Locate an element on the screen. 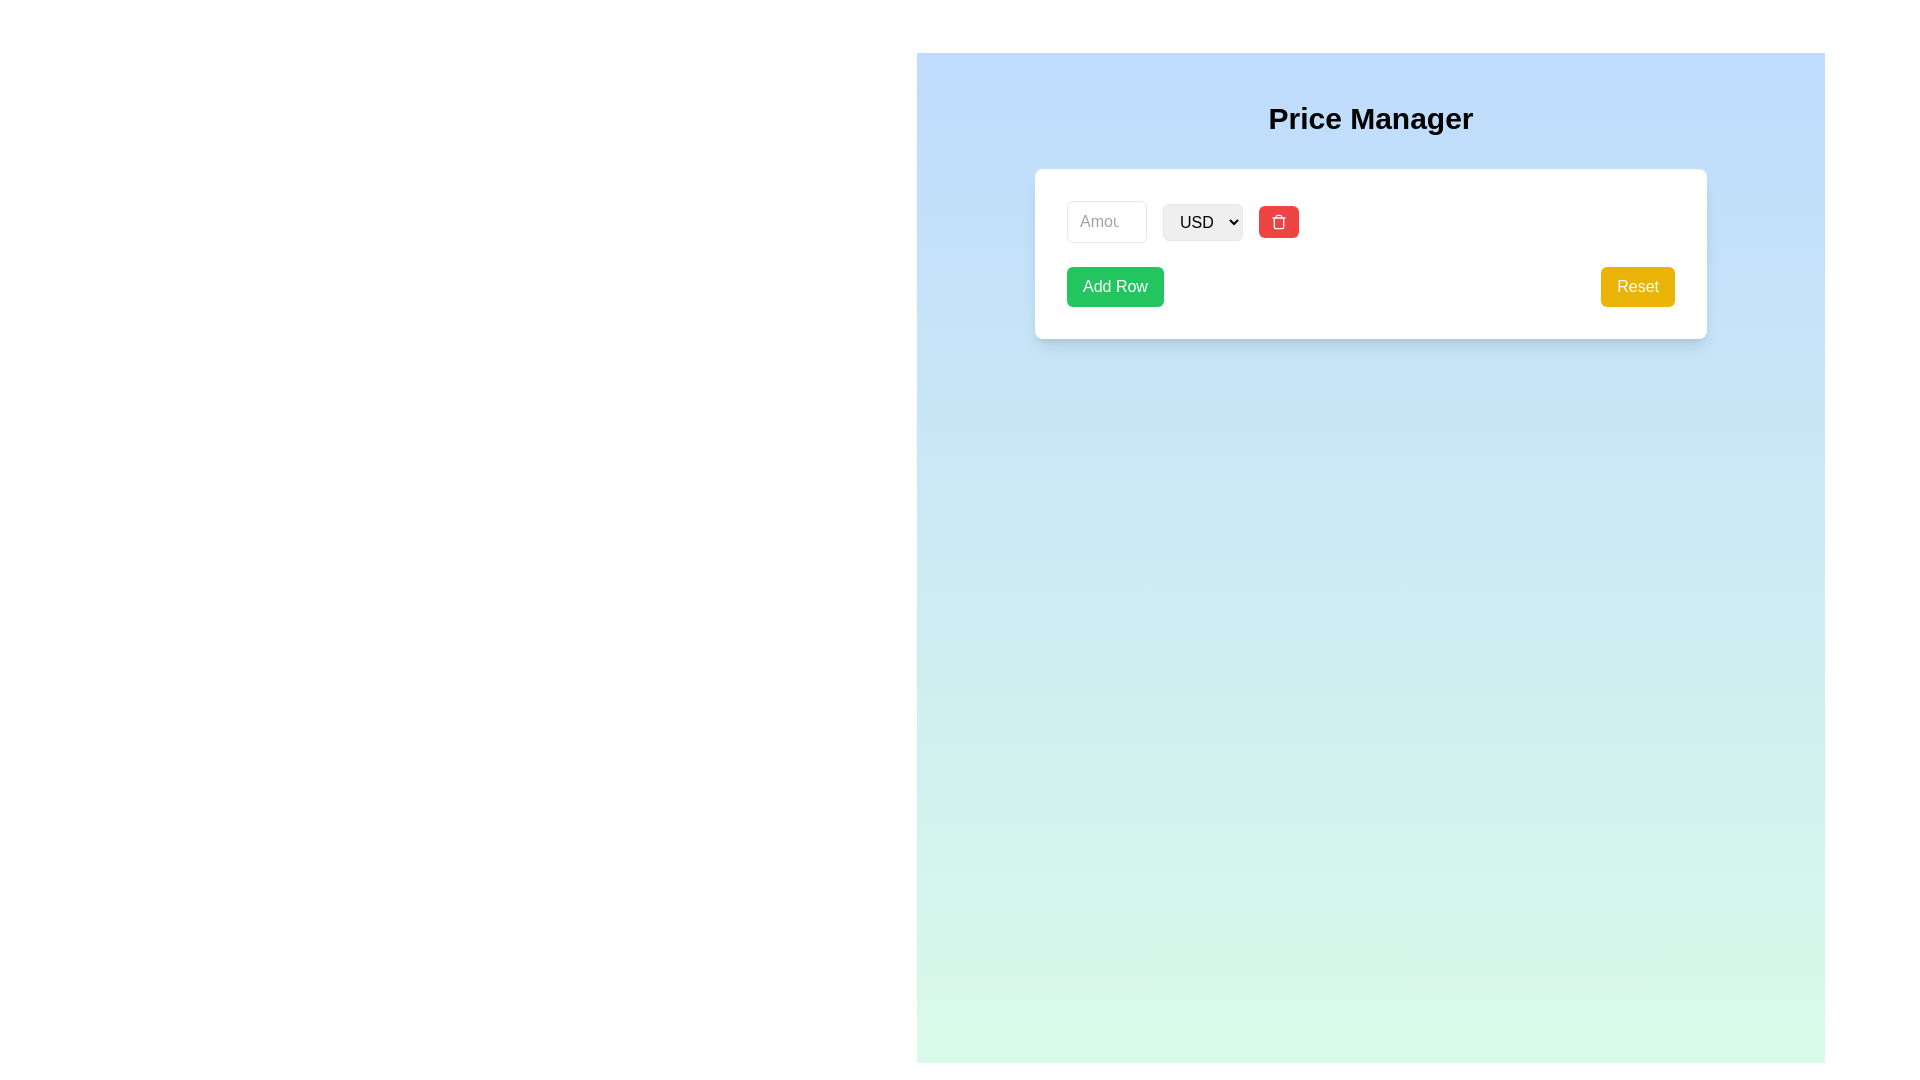 The width and height of the screenshot is (1920, 1080). the dropdown menu displaying 'USD' is located at coordinates (1202, 222).